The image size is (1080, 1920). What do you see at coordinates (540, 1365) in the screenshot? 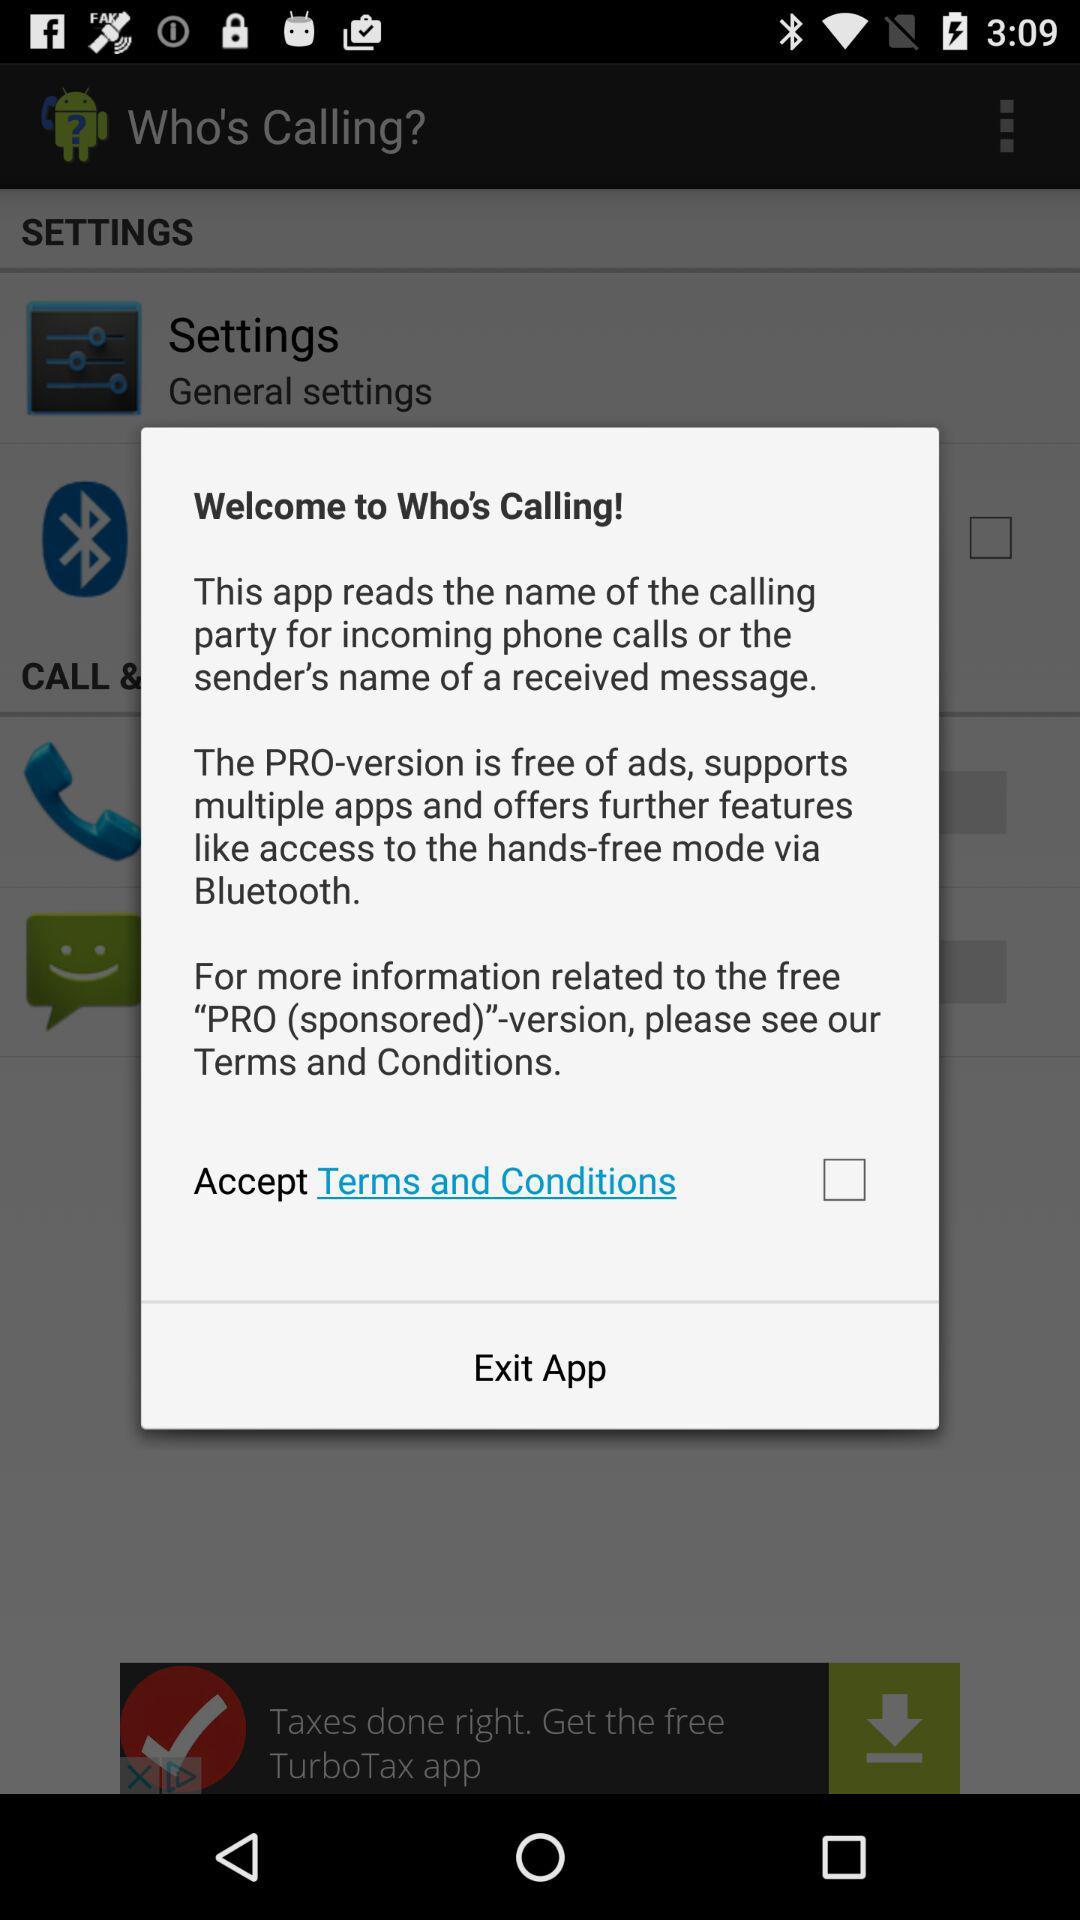
I see `the exit app button` at bounding box center [540, 1365].